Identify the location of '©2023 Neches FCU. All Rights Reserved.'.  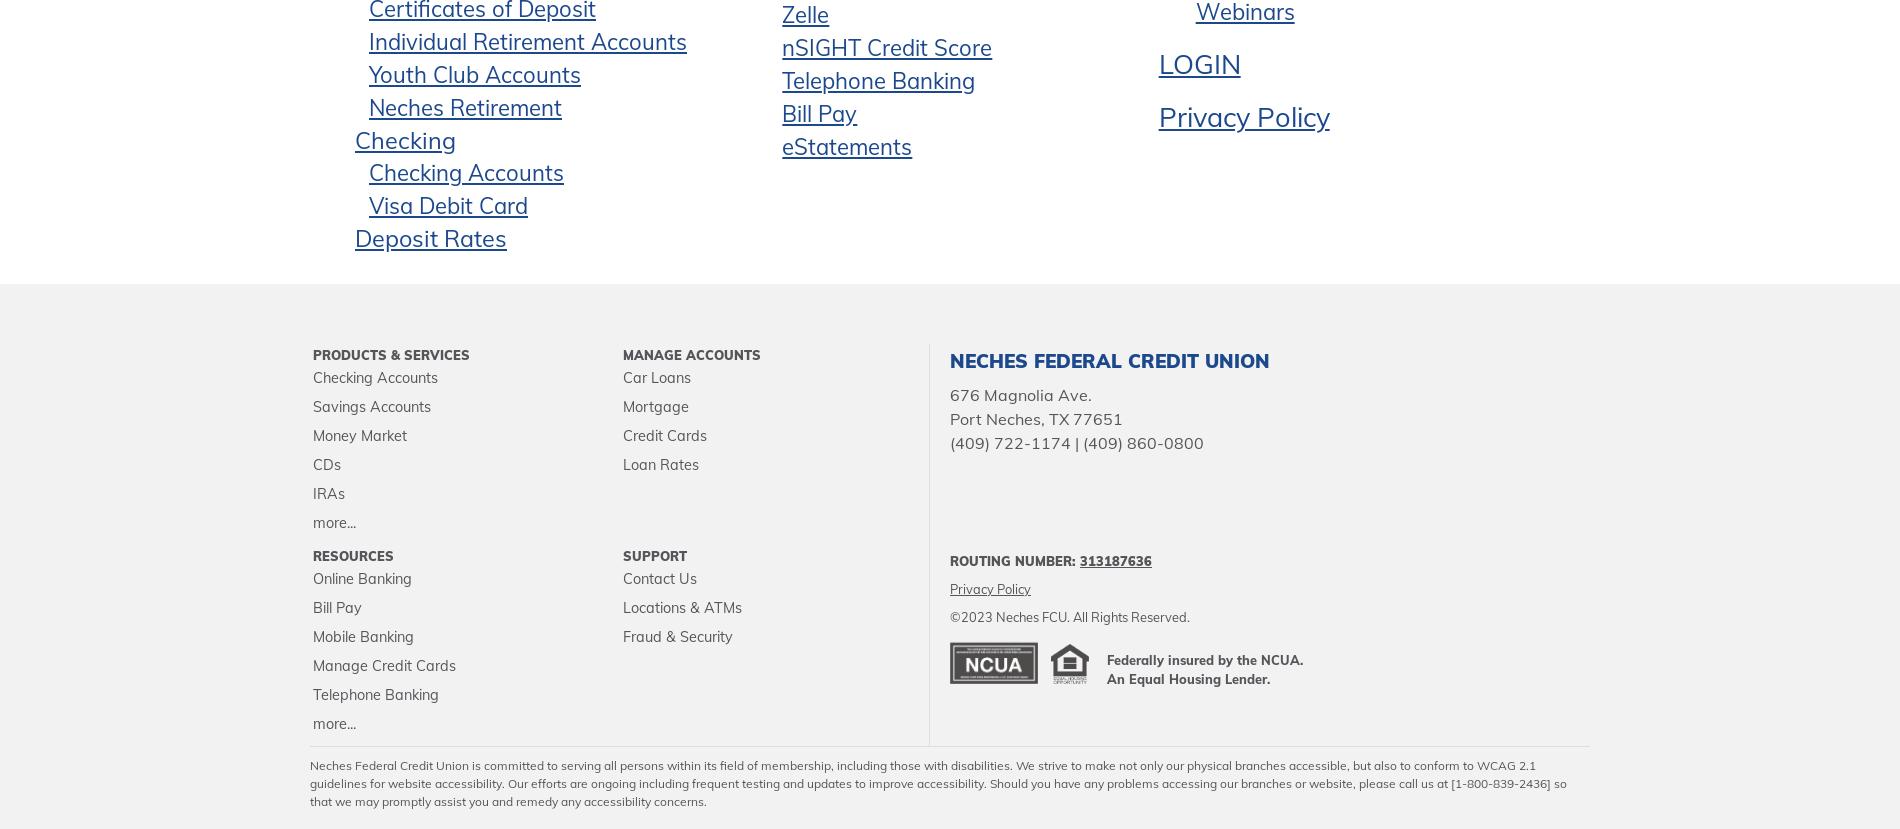
(1070, 617).